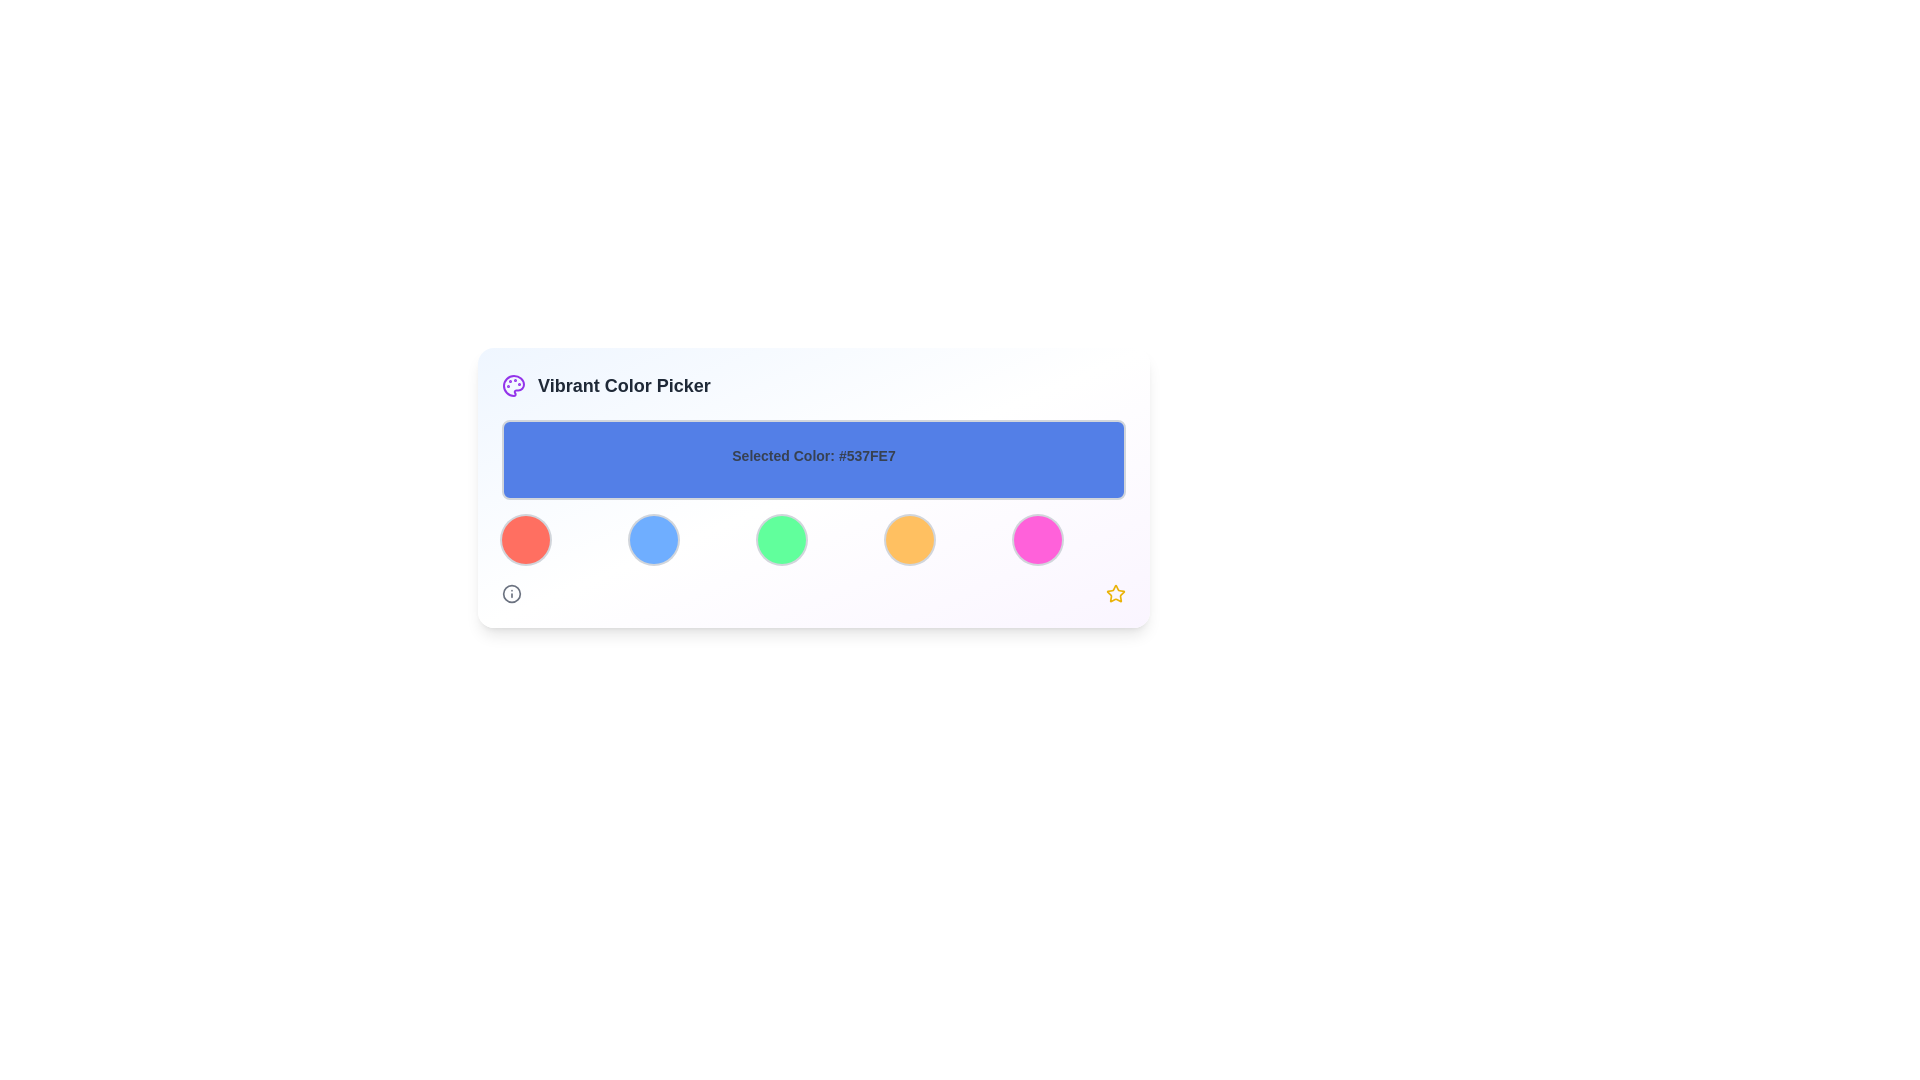 The image size is (1920, 1080). Describe the element at coordinates (814, 455) in the screenshot. I see `the Text Display that shows the currently selected color value in hexadecimal format (#537FE7) within the blue rectangular banner at the top of the color picker interface` at that location.